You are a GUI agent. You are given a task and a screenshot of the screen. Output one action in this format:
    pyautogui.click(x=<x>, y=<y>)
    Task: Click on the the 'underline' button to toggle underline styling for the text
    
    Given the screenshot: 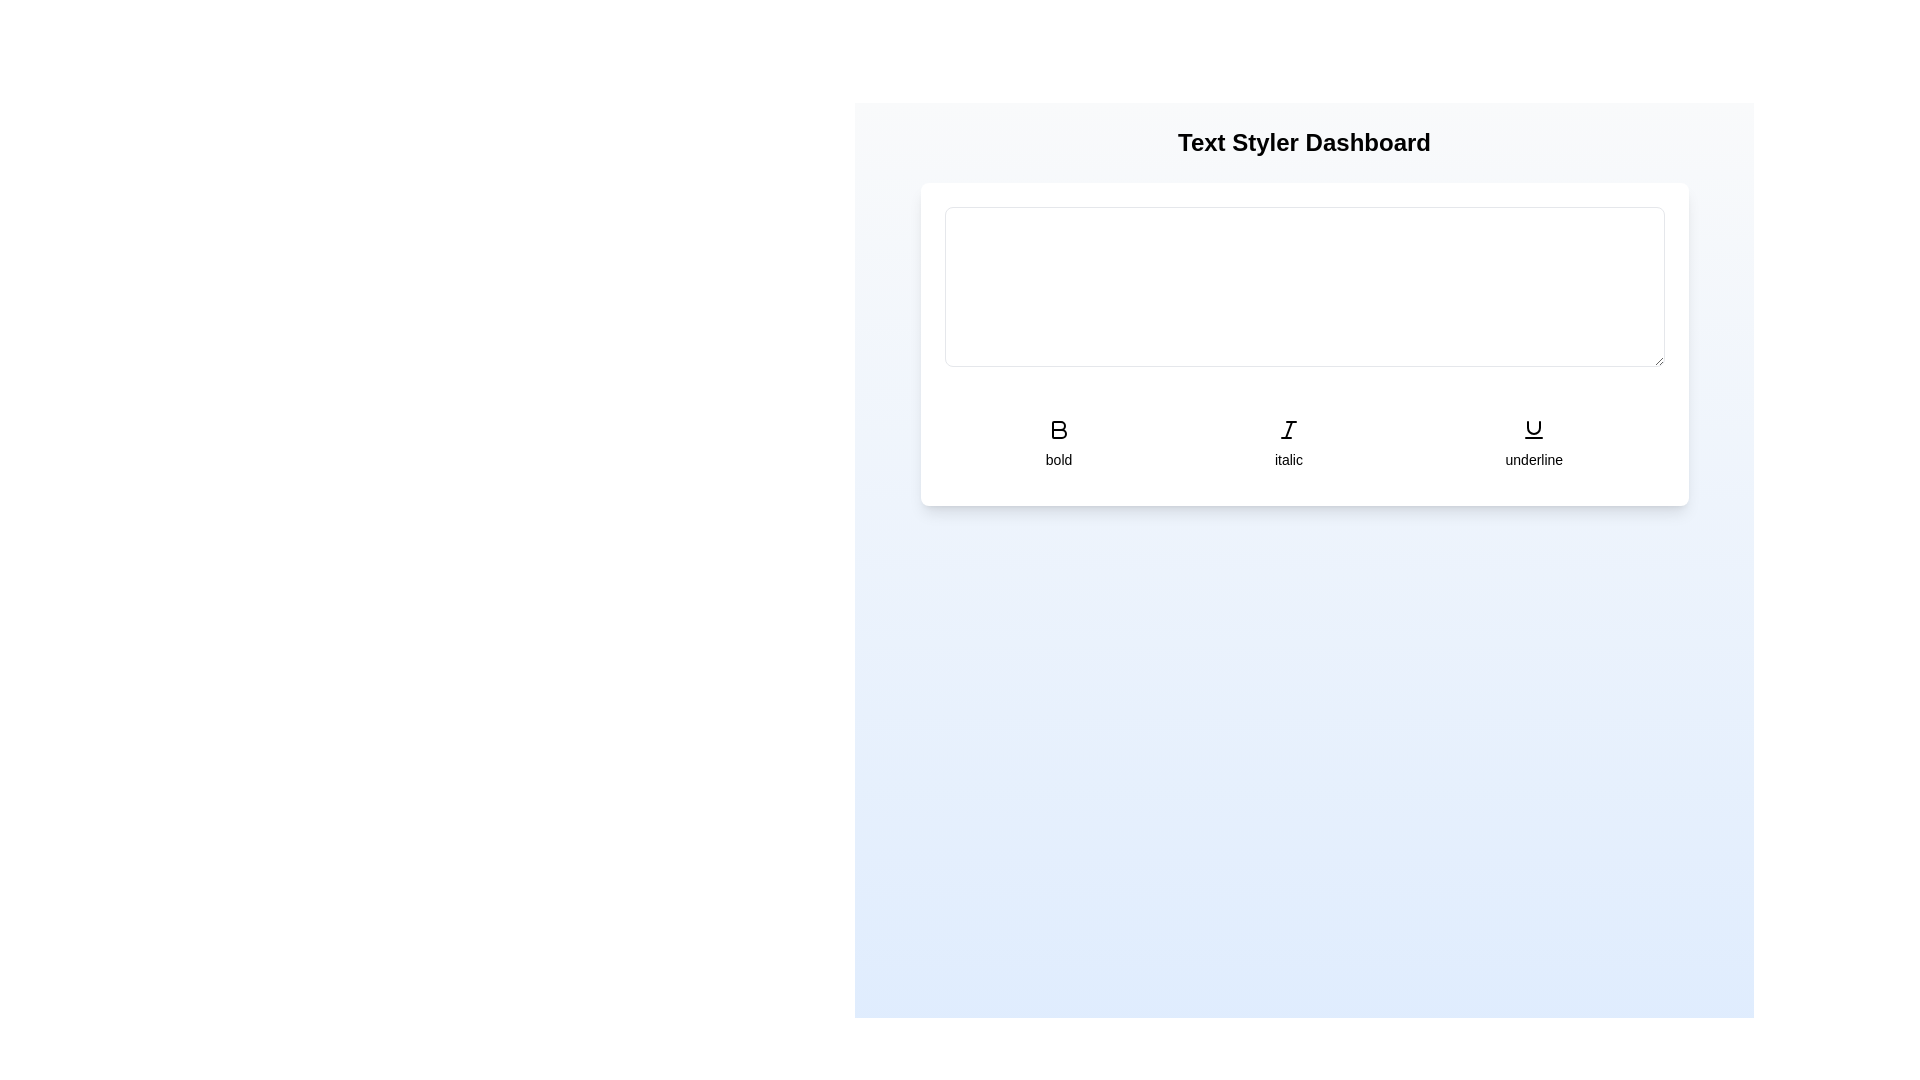 What is the action you would take?
    pyautogui.click(x=1533, y=442)
    